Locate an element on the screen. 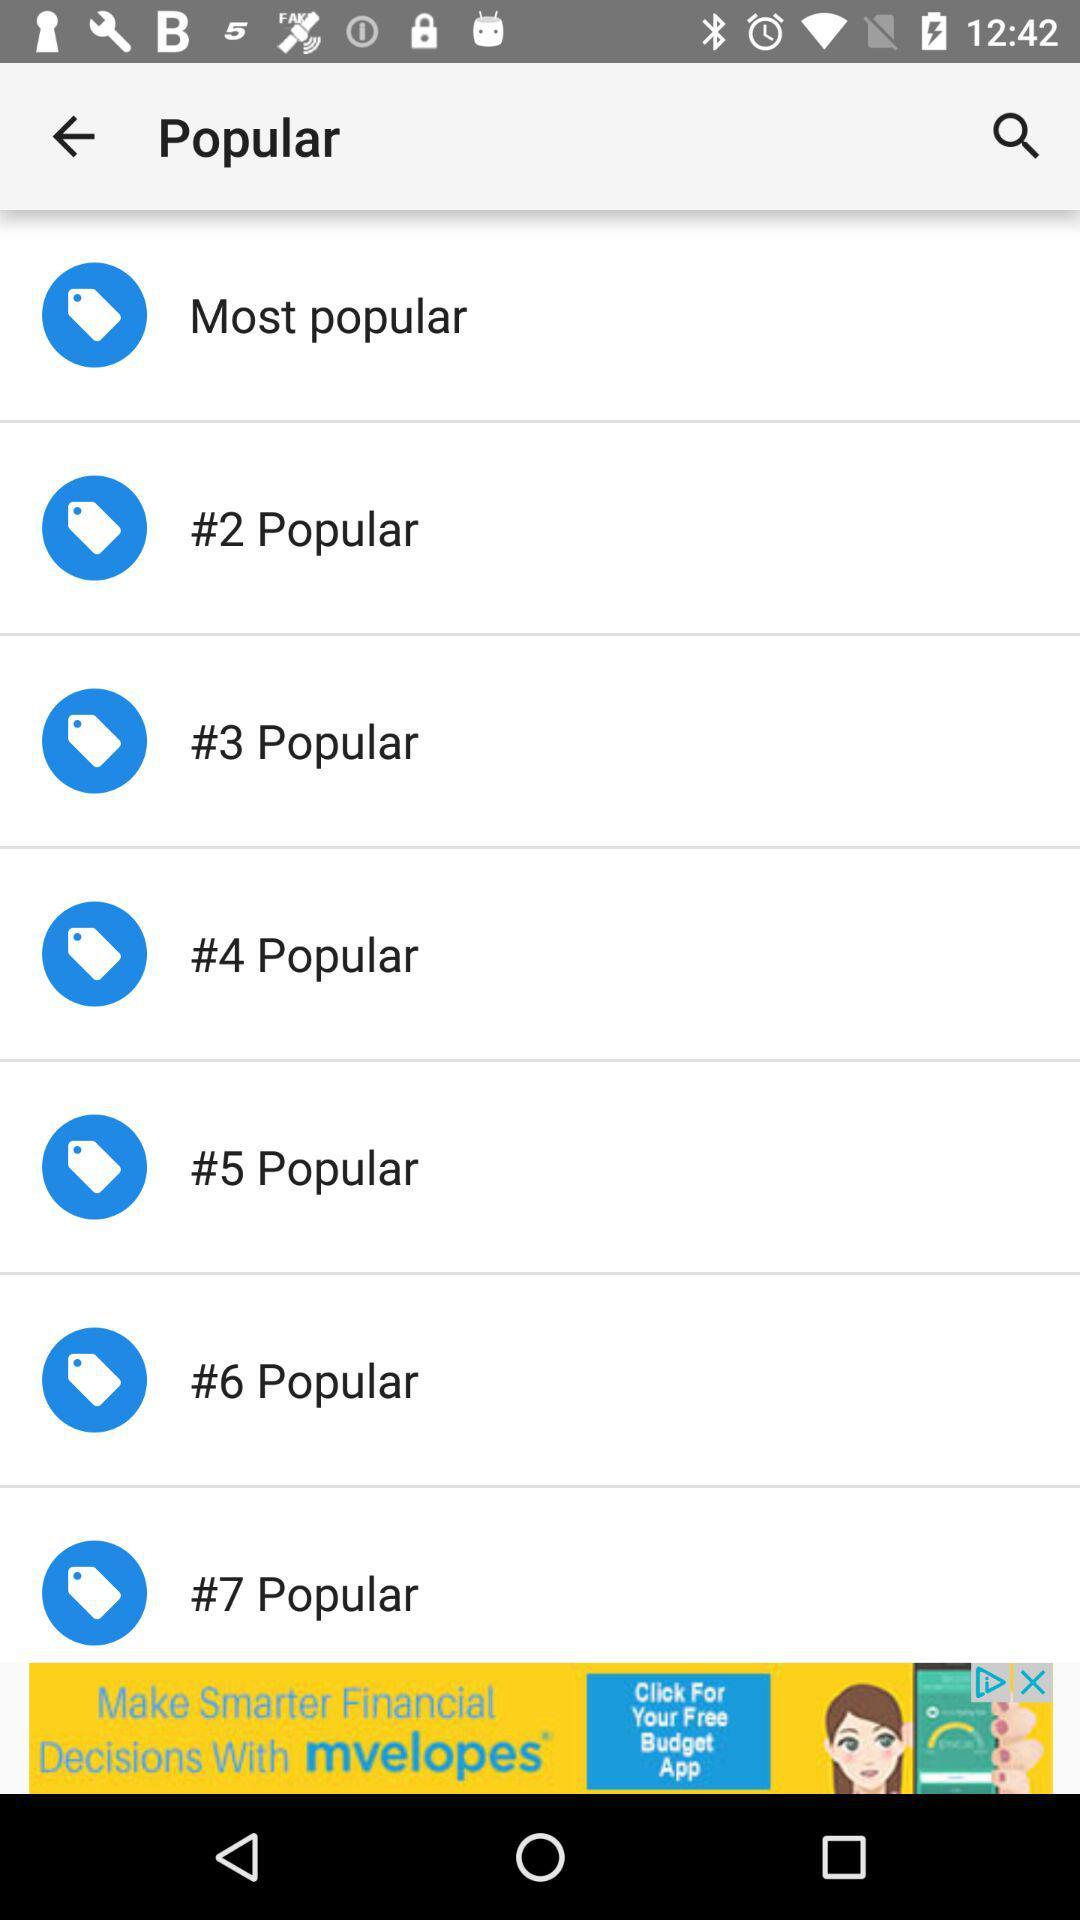  advertisement is located at coordinates (540, 1727).